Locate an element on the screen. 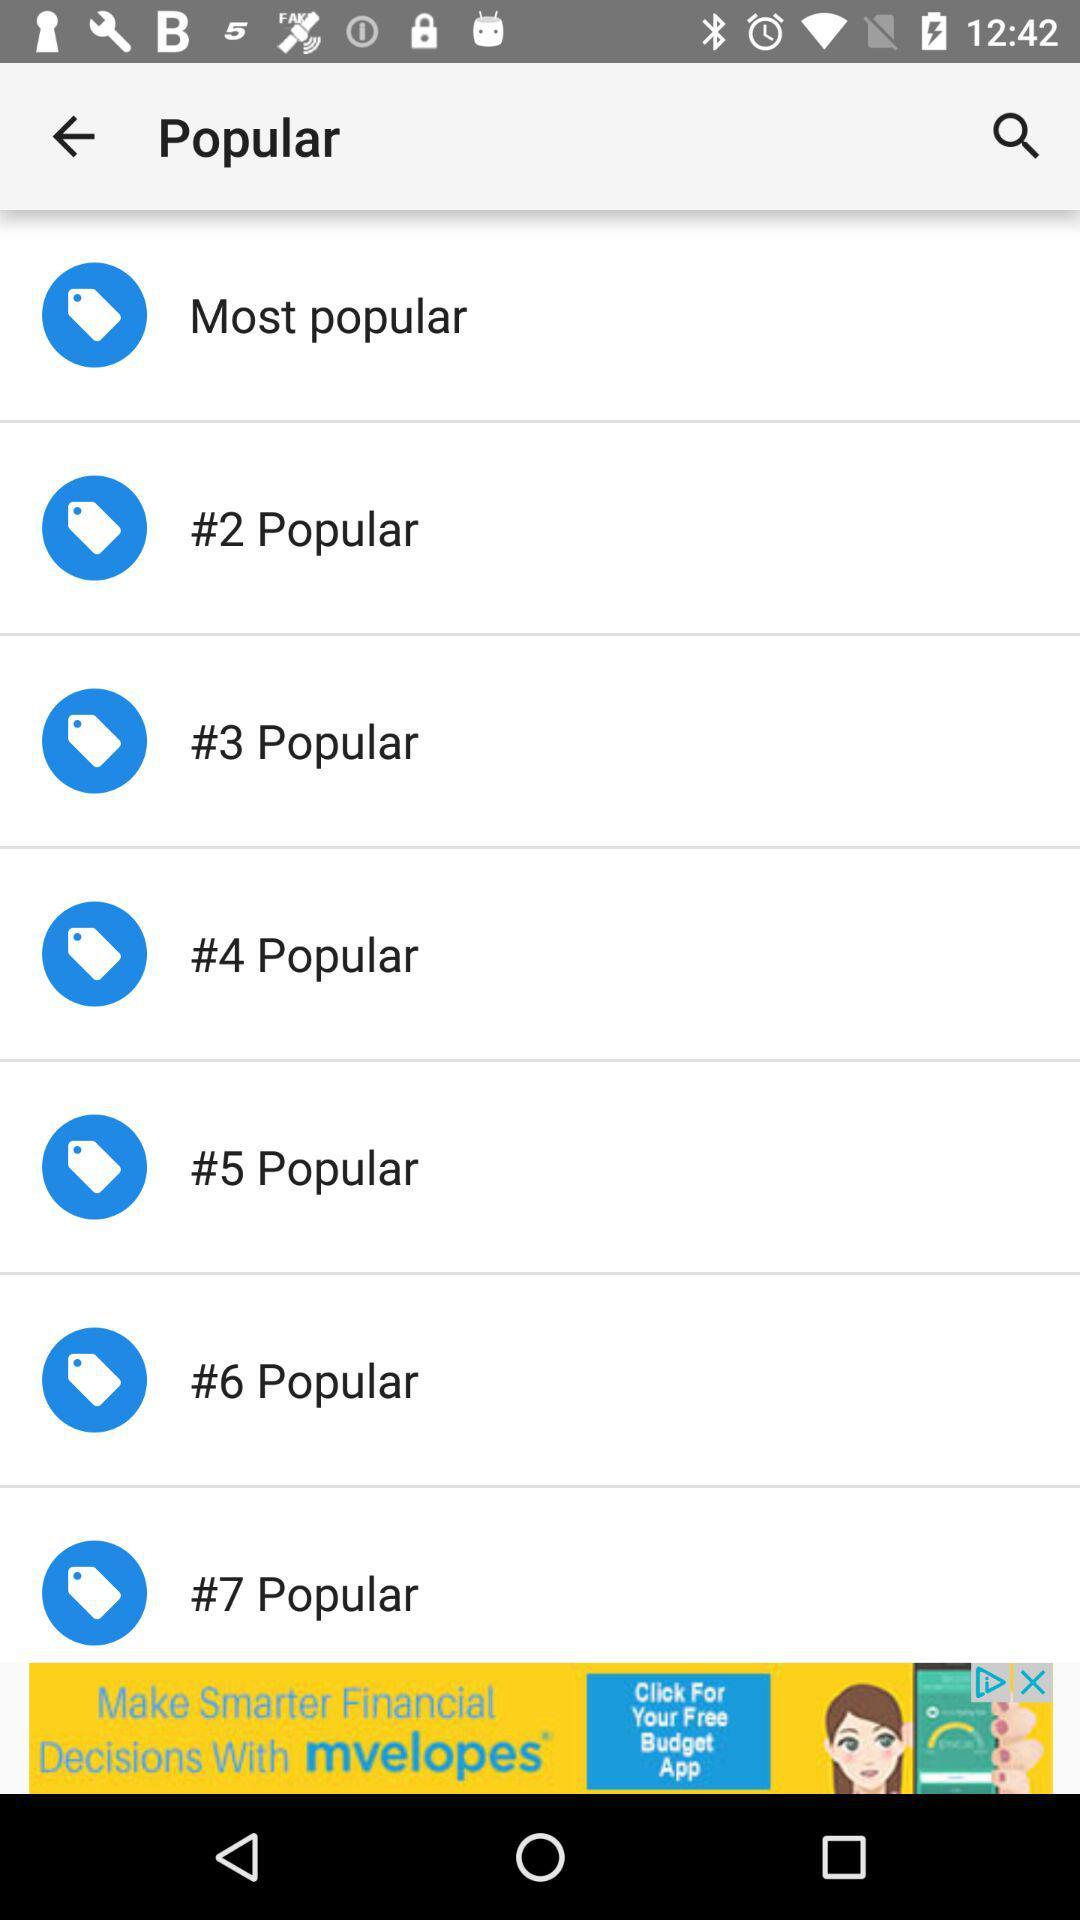  advertisement is located at coordinates (540, 1727).